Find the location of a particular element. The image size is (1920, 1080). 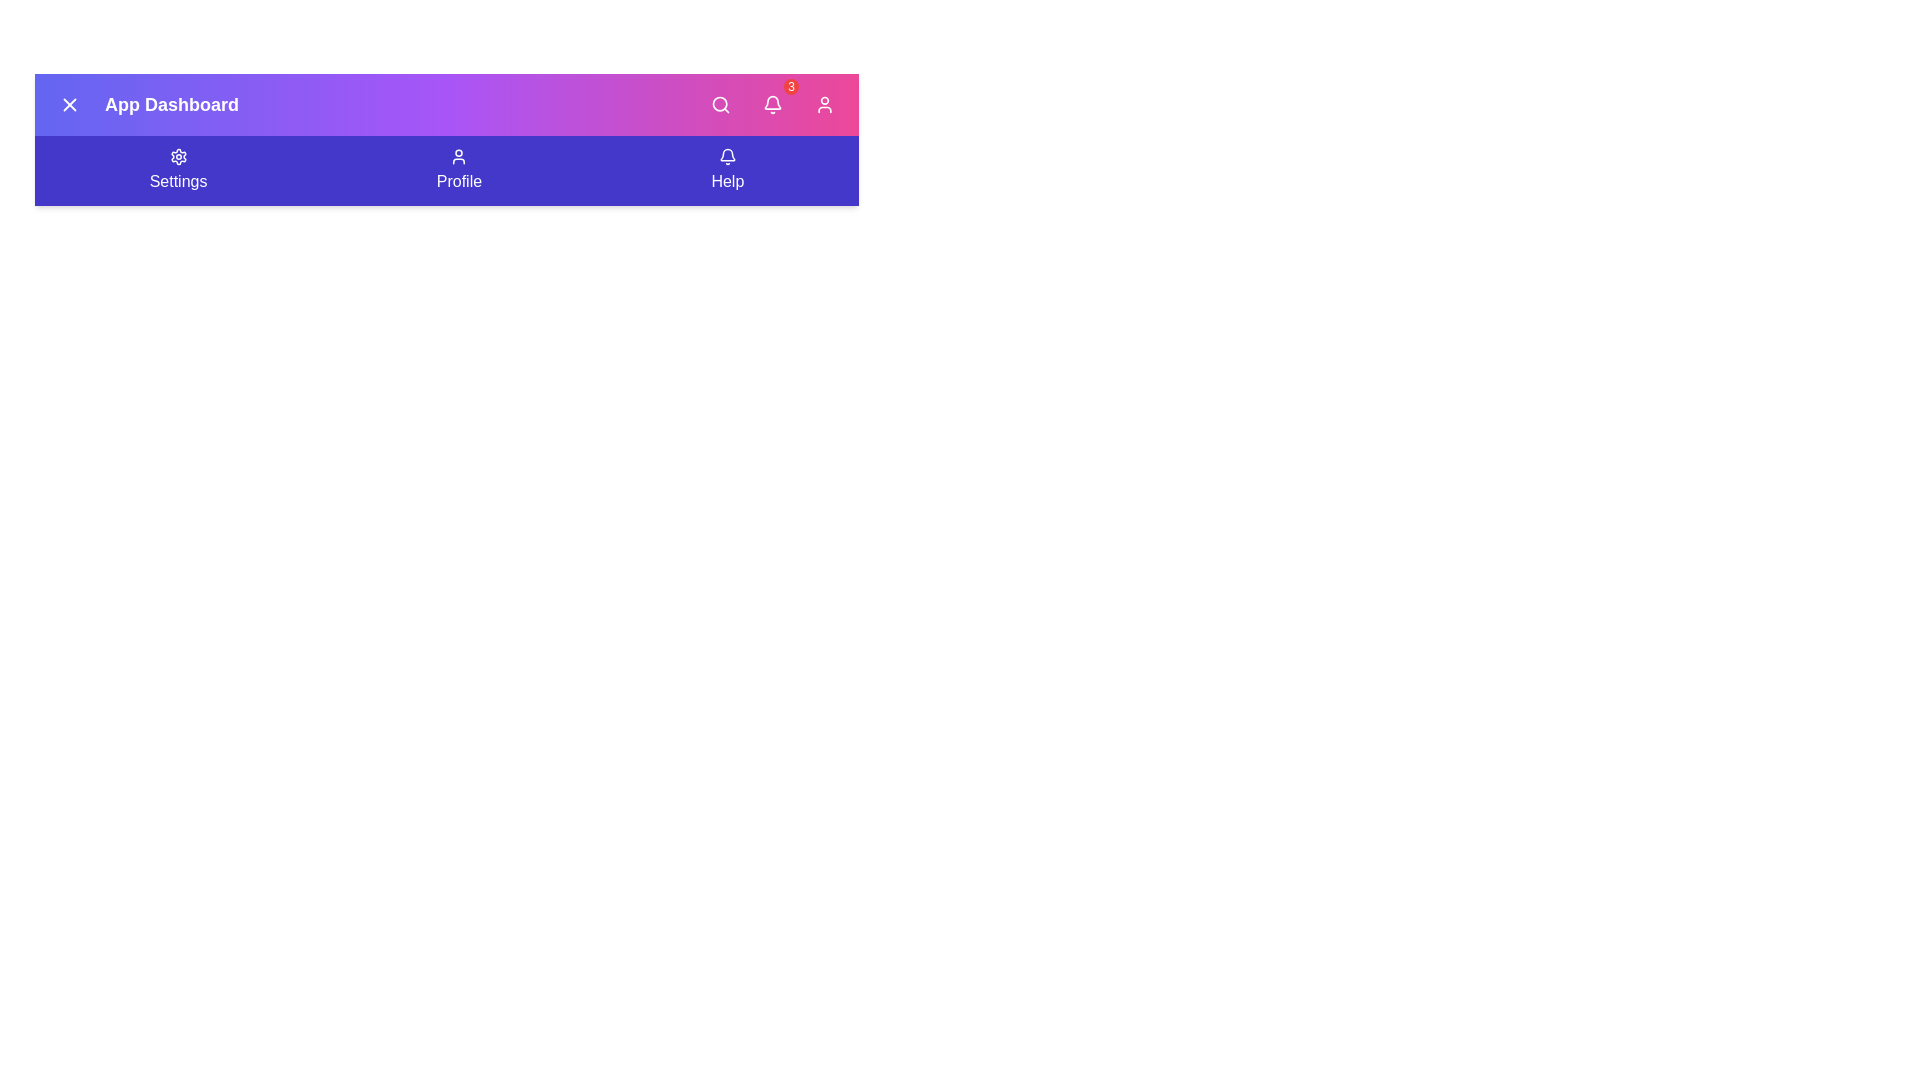

the 'Profile' button in the navigation bar is located at coordinates (458, 169).